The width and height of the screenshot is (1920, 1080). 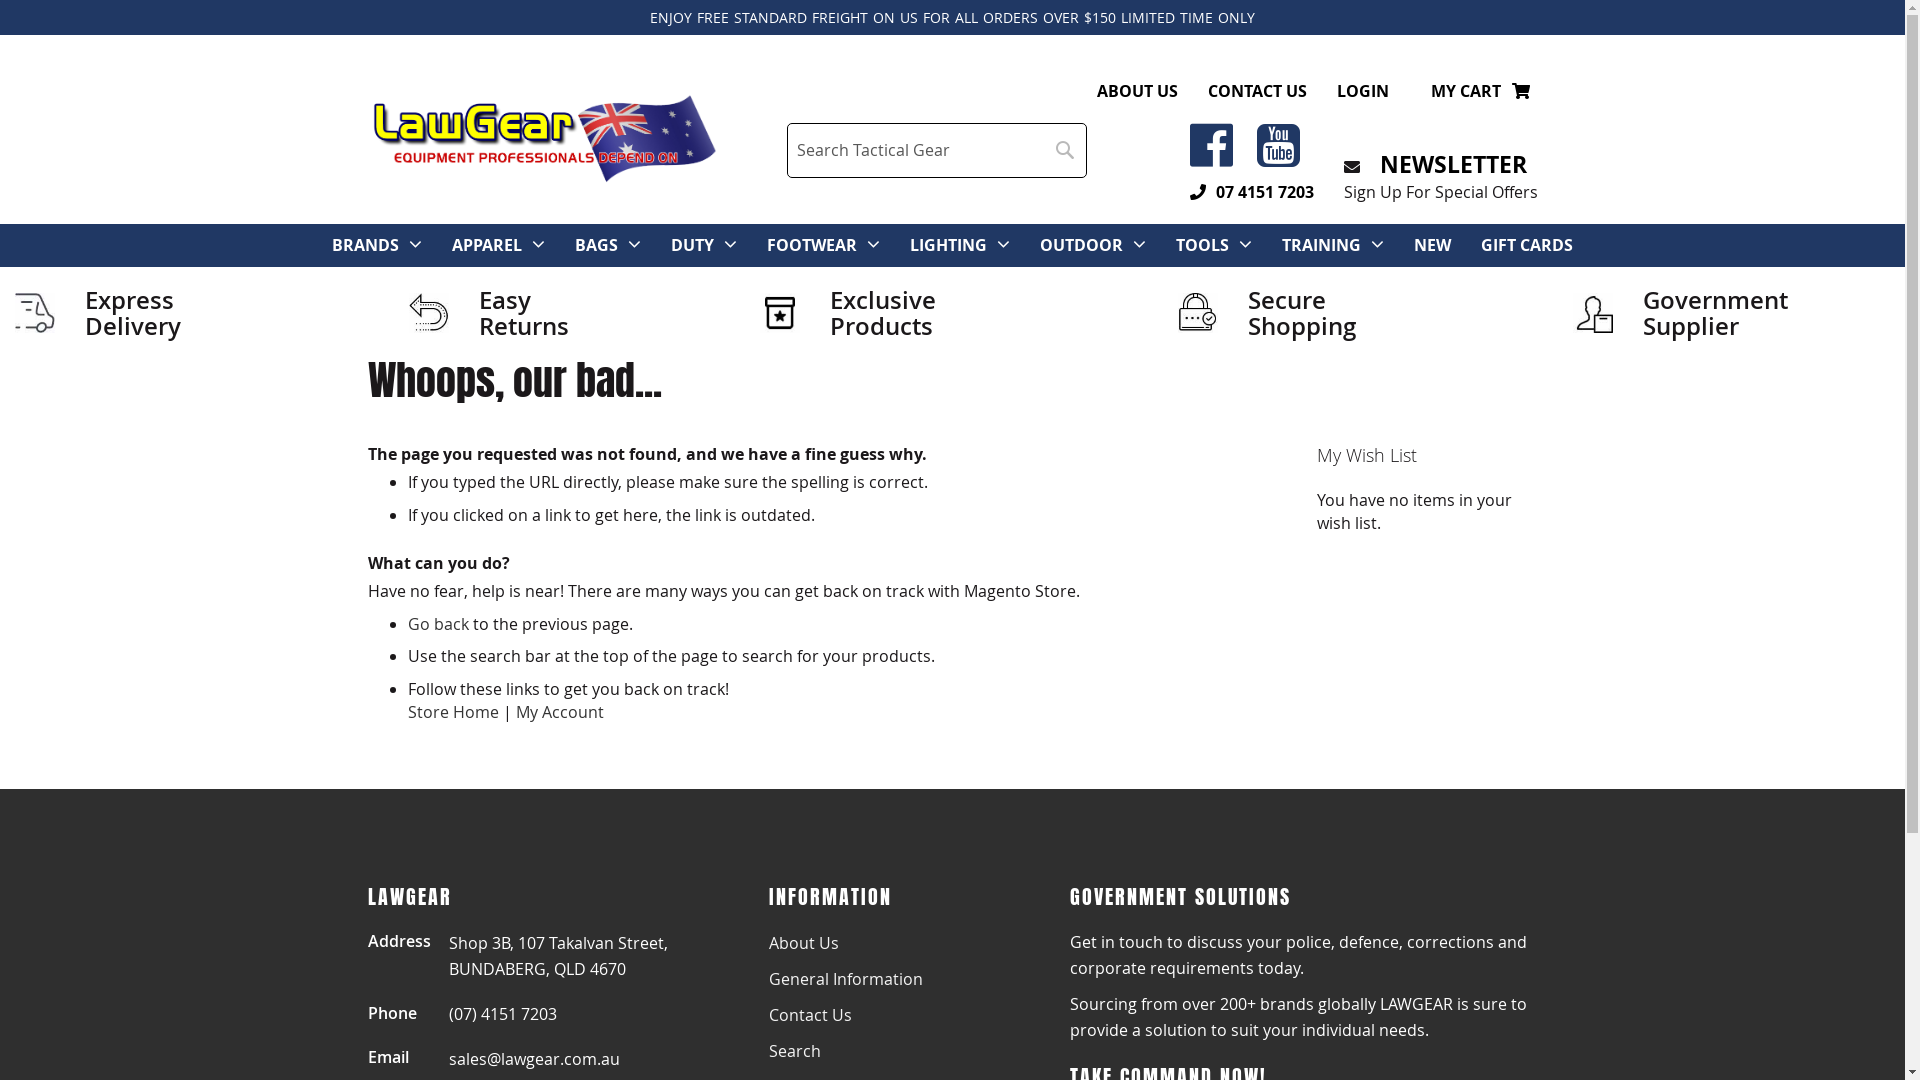 I want to click on 'LOGIN', so click(x=1361, y=91).